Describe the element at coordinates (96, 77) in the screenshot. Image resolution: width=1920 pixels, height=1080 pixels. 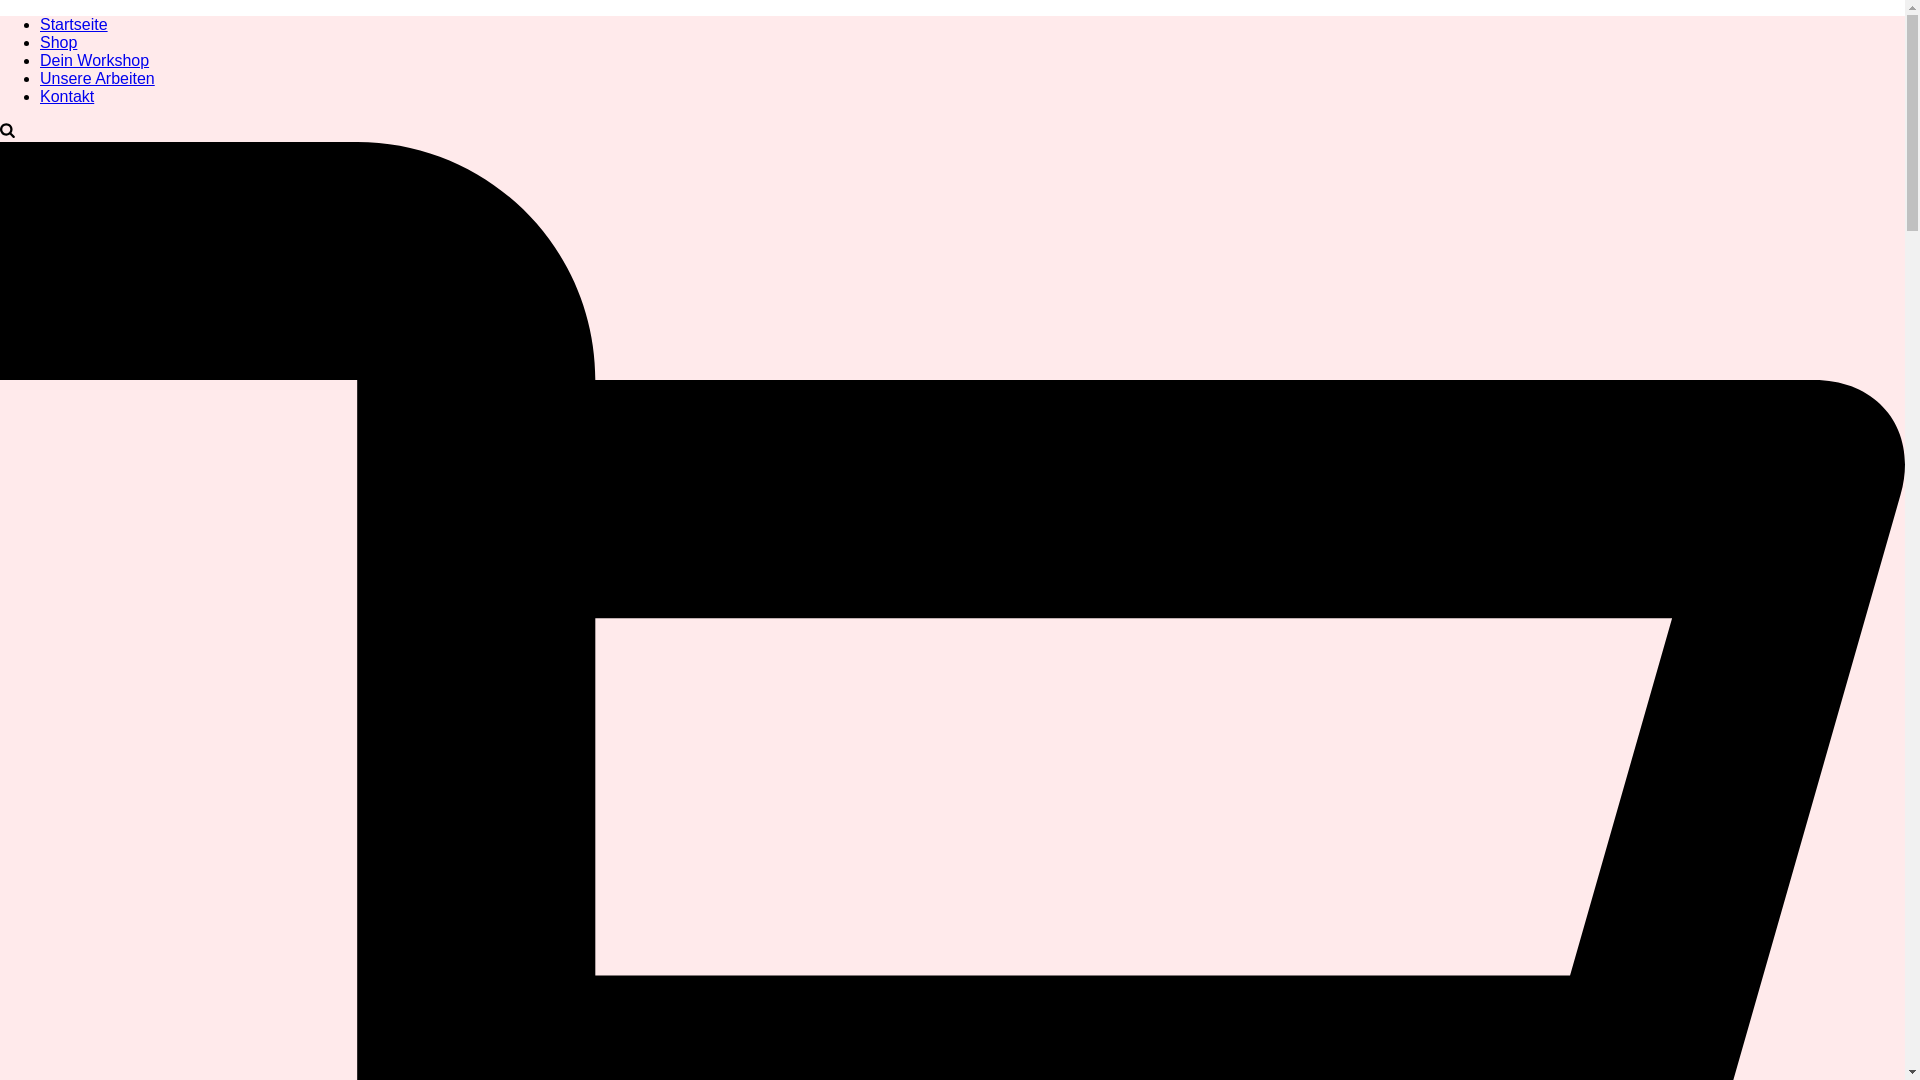
I see `'Unsere Arbeiten'` at that location.